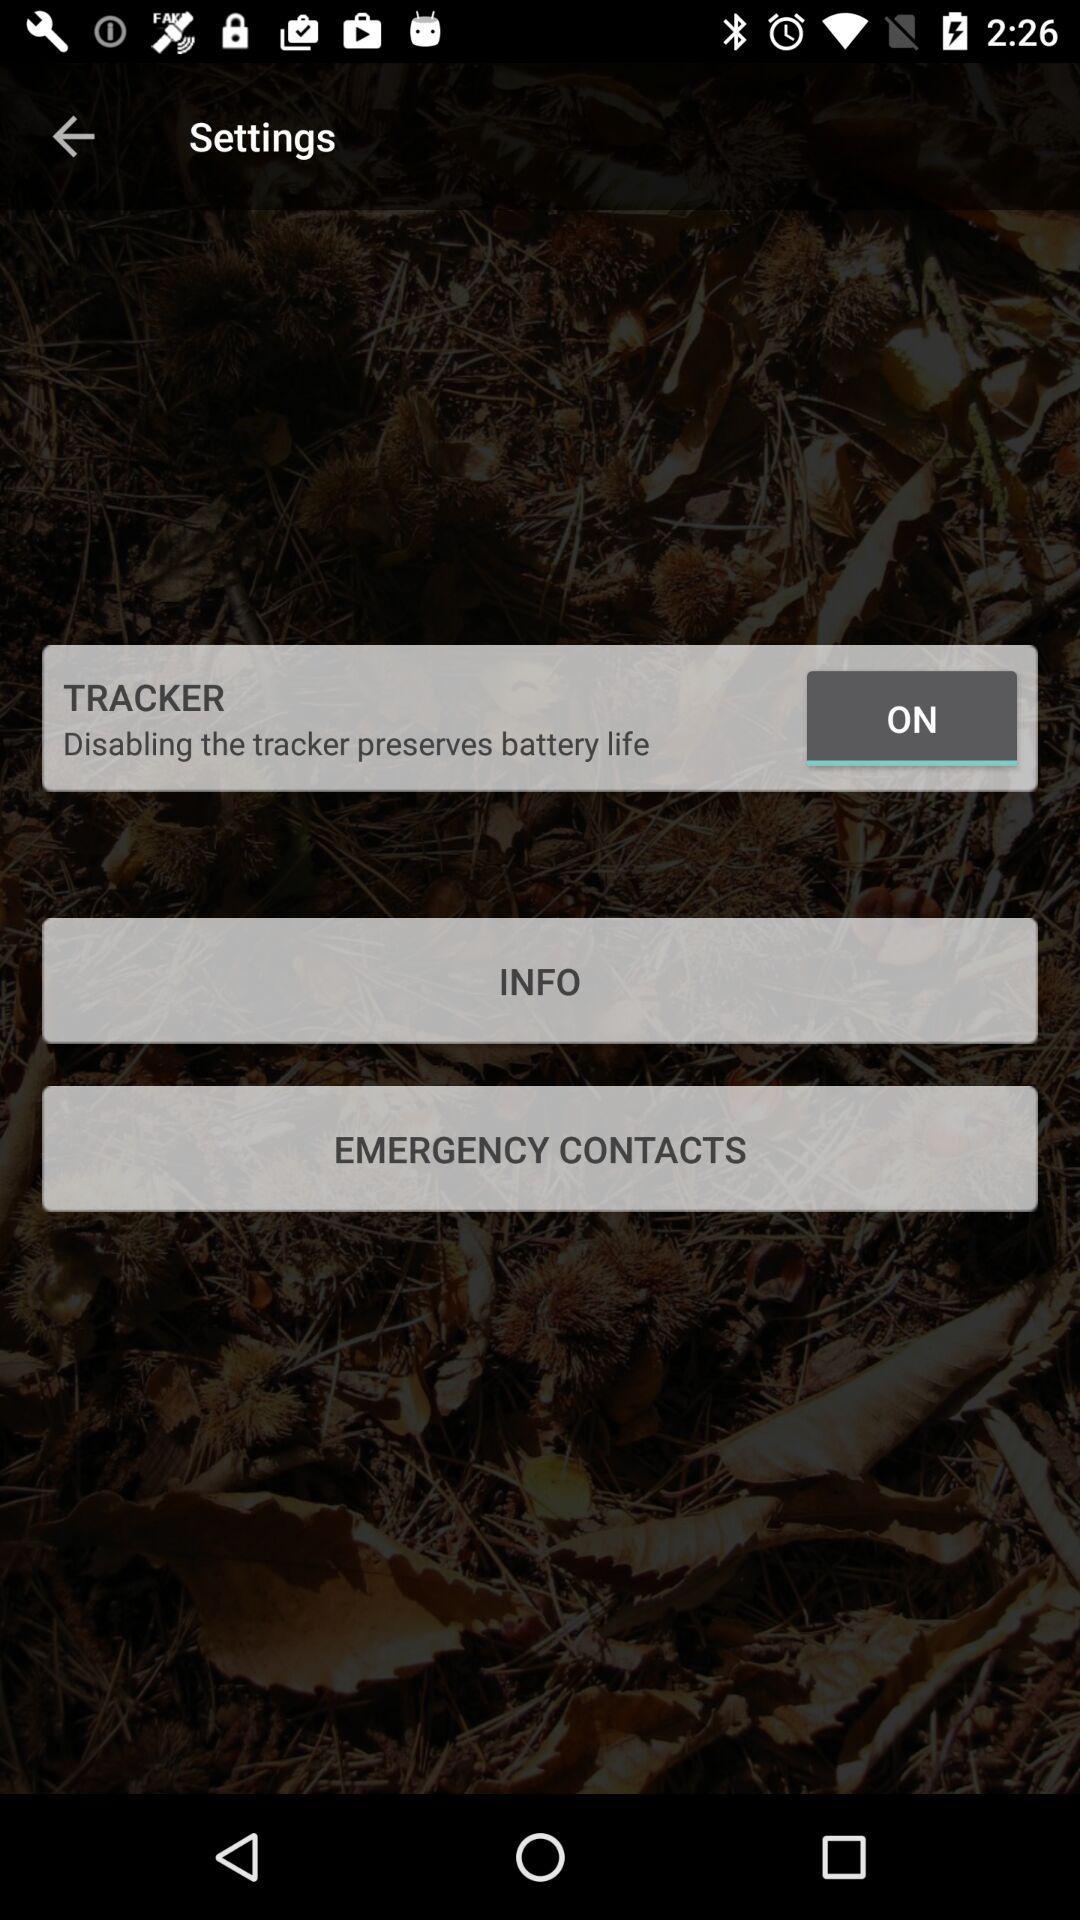  I want to click on on item, so click(911, 718).